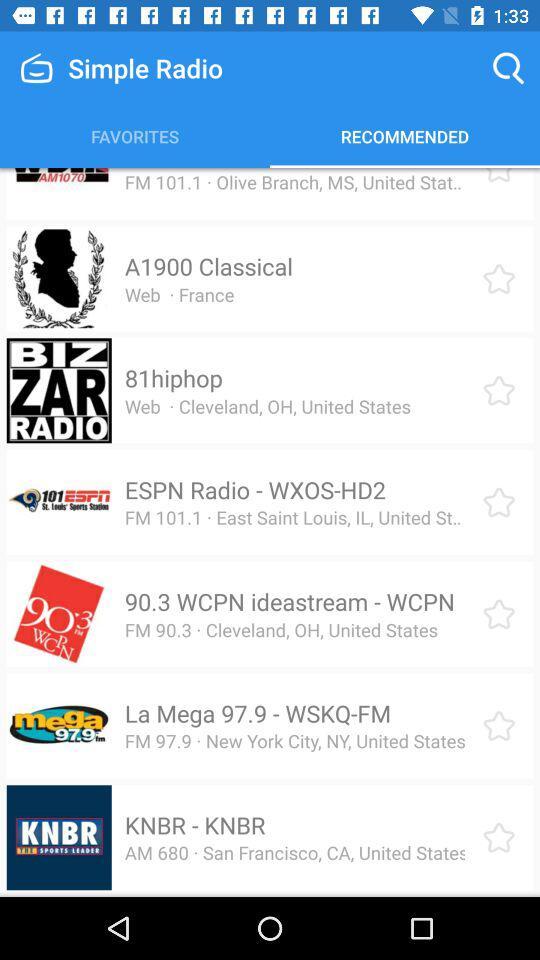 The width and height of the screenshot is (540, 960). What do you see at coordinates (249, 168) in the screenshot?
I see `item above fm 101 1 item` at bounding box center [249, 168].